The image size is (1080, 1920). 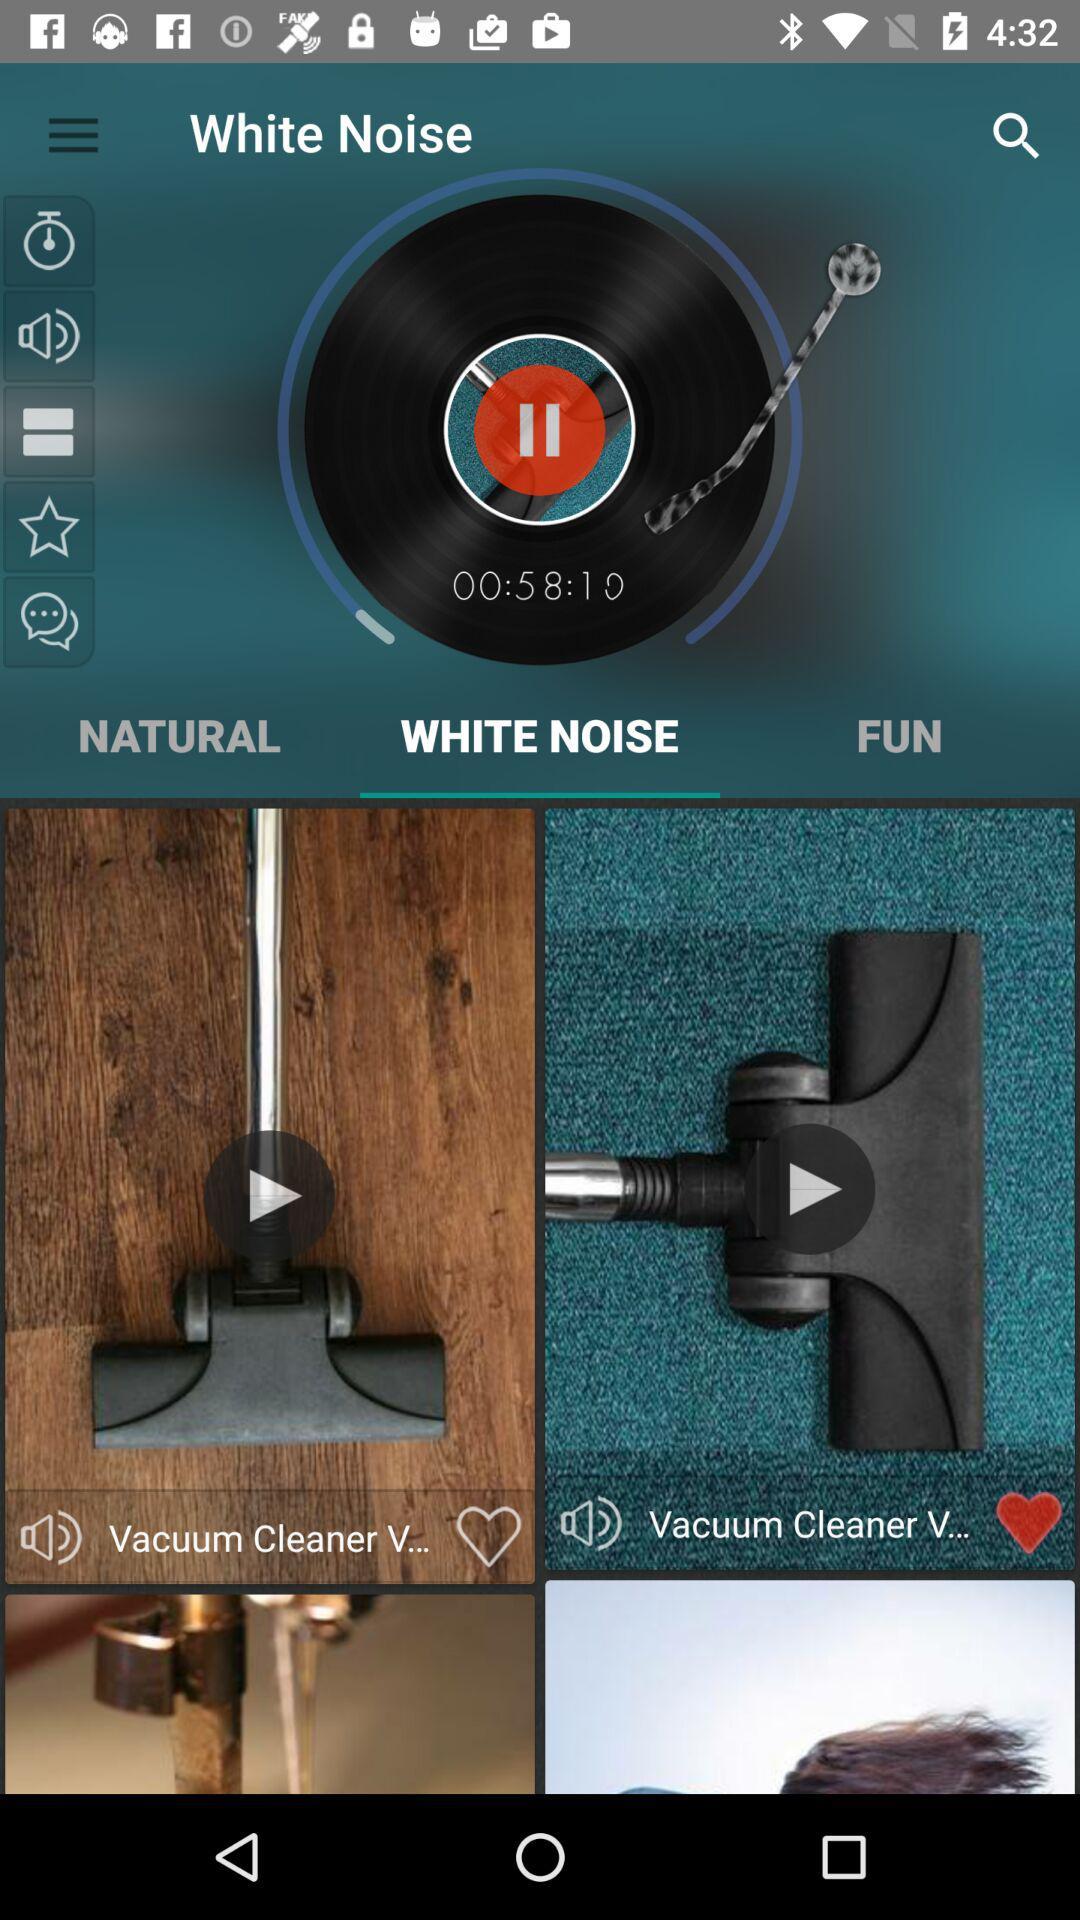 I want to click on the sound, so click(x=538, y=429).